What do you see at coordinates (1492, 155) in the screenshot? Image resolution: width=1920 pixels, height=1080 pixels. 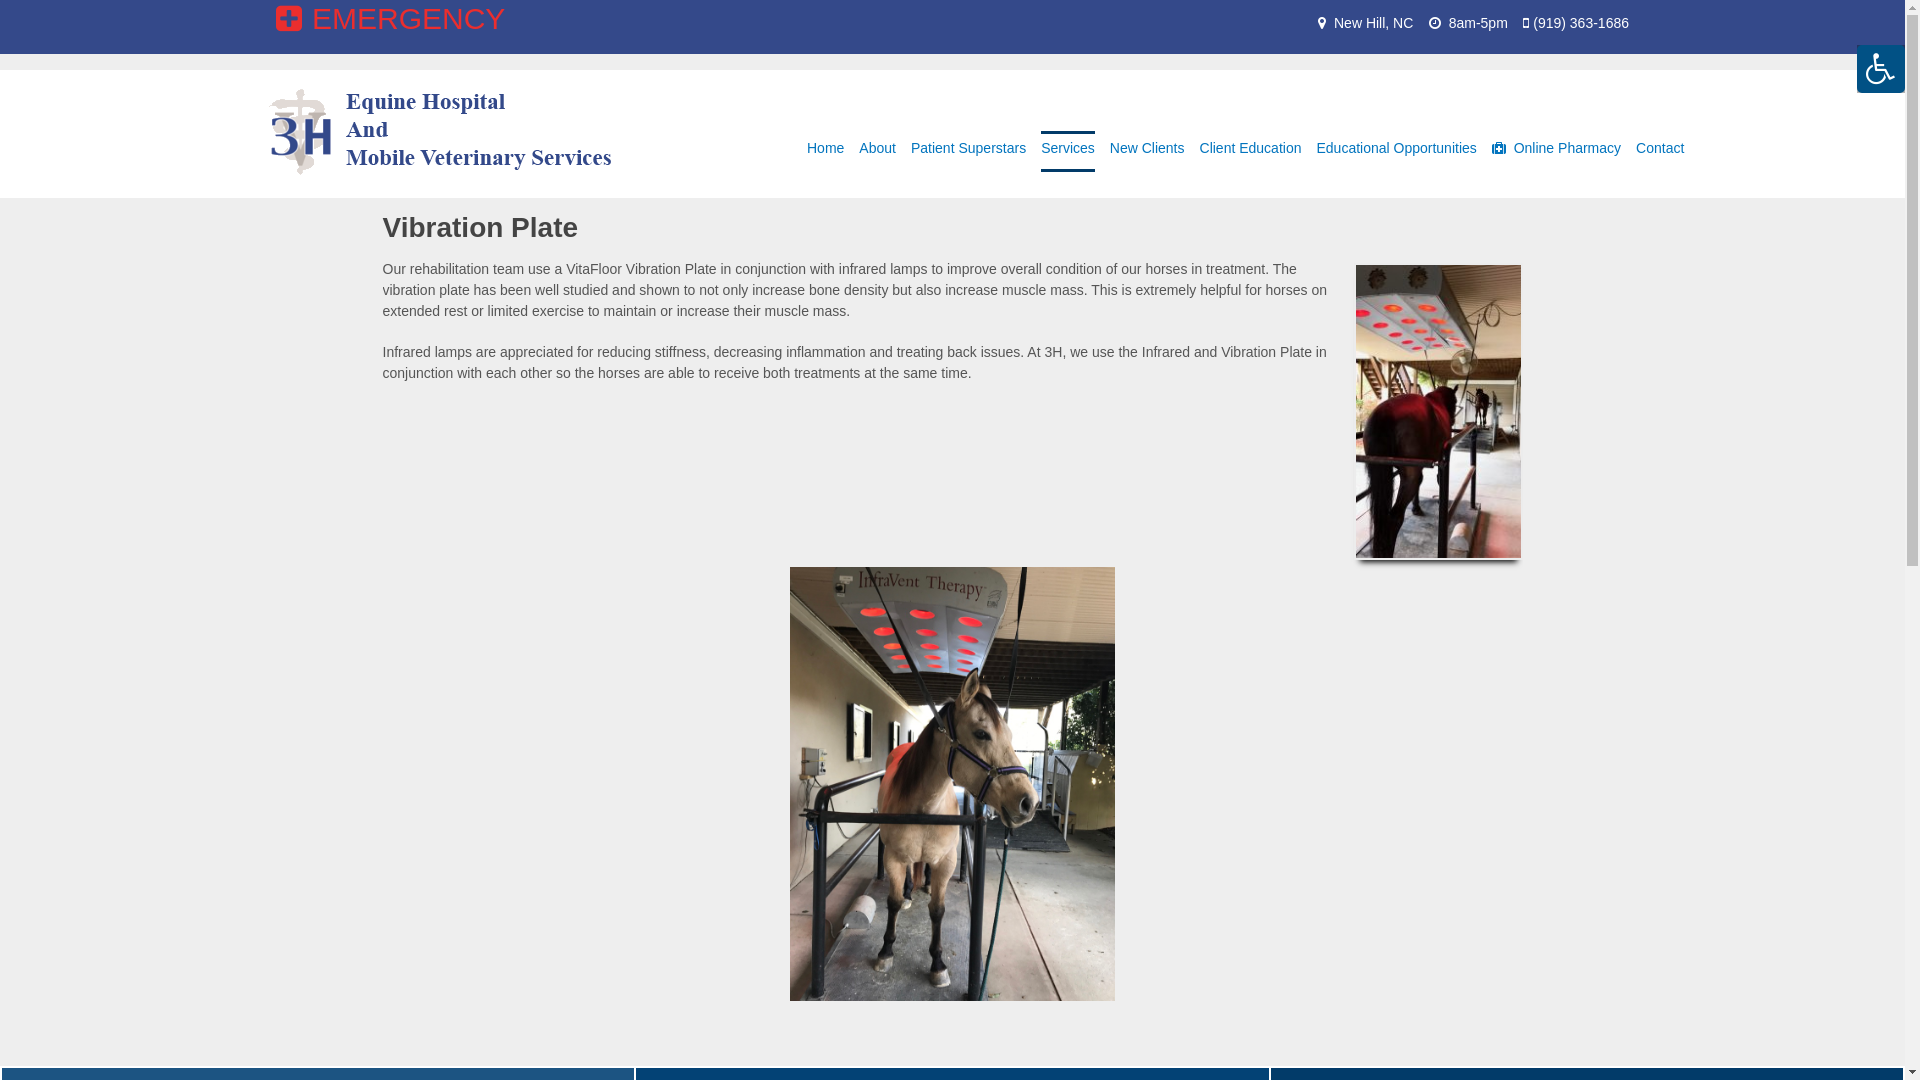 I see `'Online Pharmacy'` at bounding box center [1492, 155].